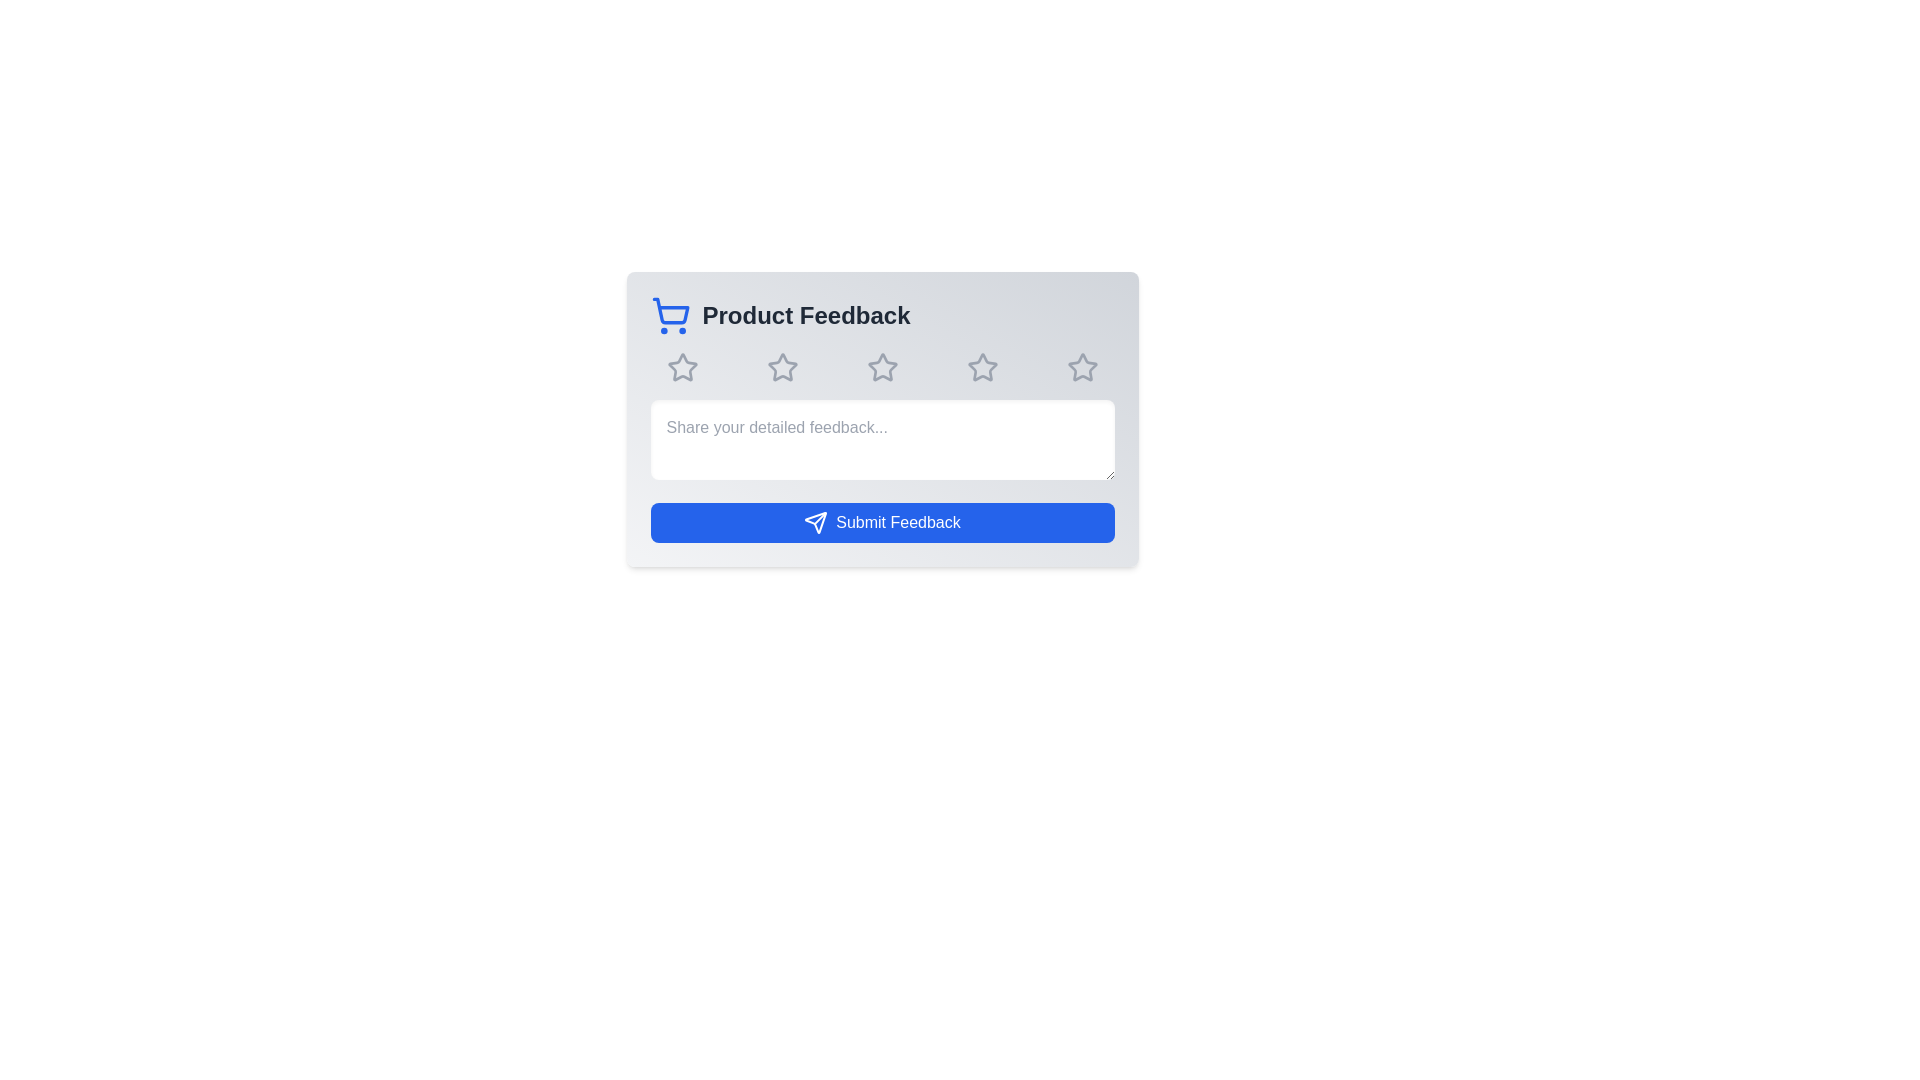  What do you see at coordinates (806, 315) in the screenshot?
I see `the 'Product Feedback' text label, which serves as a title for the feedback module and is positioned next to a blue shopping cart icon` at bounding box center [806, 315].